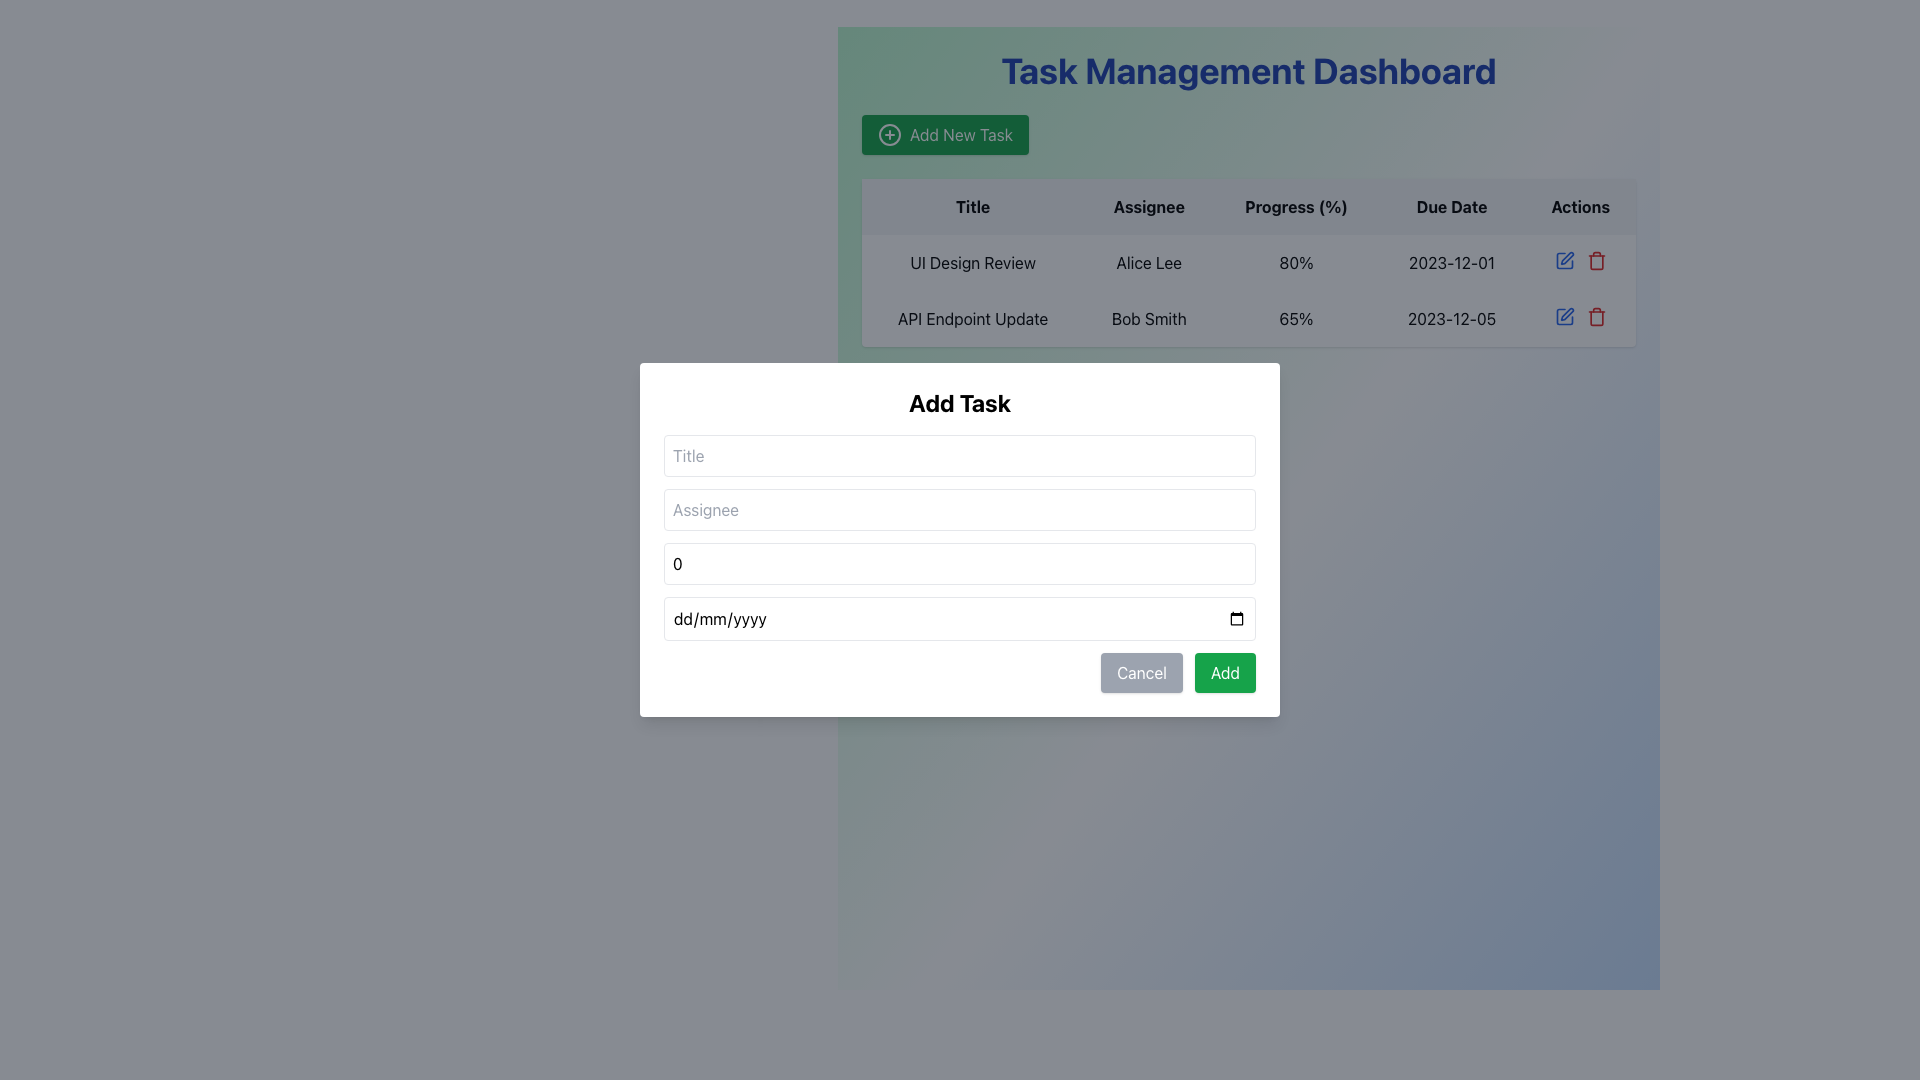 Image resolution: width=1920 pixels, height=1080 pixels. Describe the element at coordinates (1149, 261) in the screenshot. I see `the text label displaying 'Alice Lee', which is located in the second column of the first row under the heading 'Assignee' in the Task Management Dashboard table` at that location.